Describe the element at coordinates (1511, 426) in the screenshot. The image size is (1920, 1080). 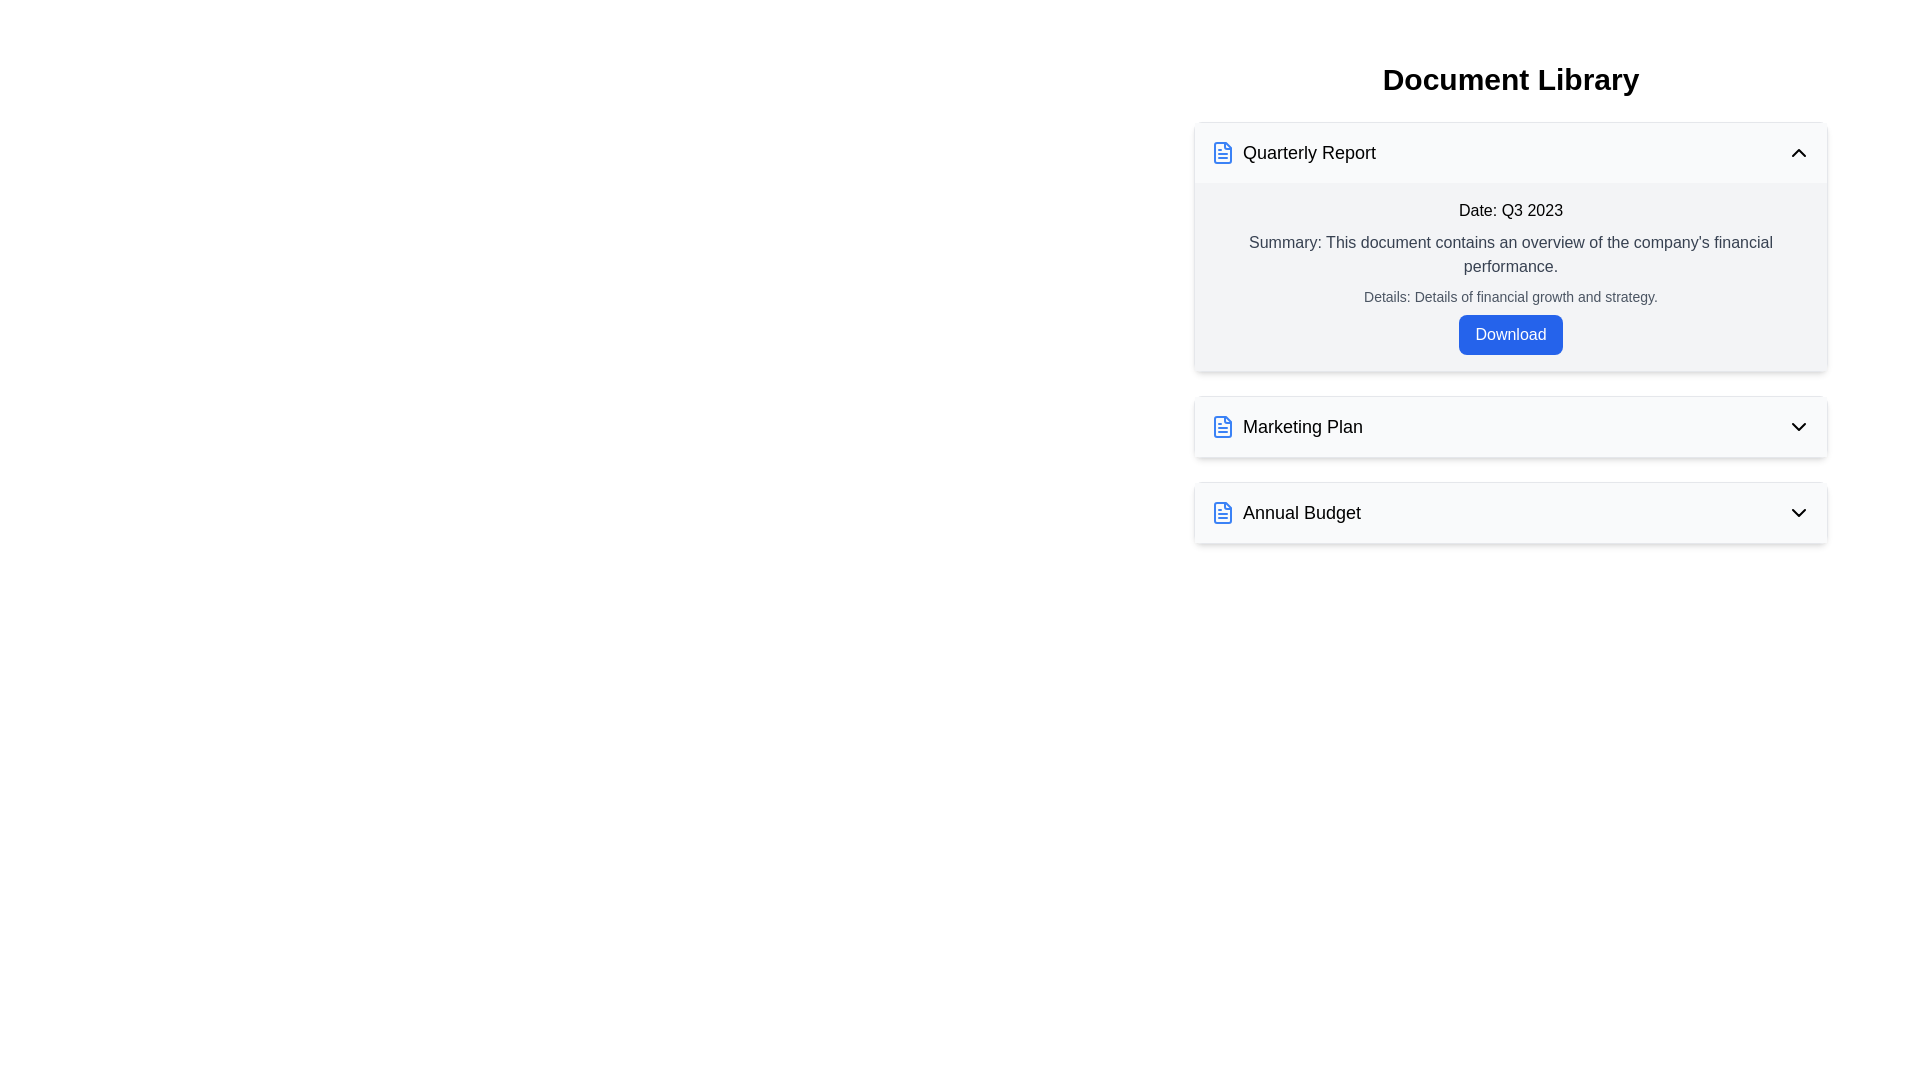
I see `the 'Marketing Plan' collapsible list item to trigger its hover state` at that location.